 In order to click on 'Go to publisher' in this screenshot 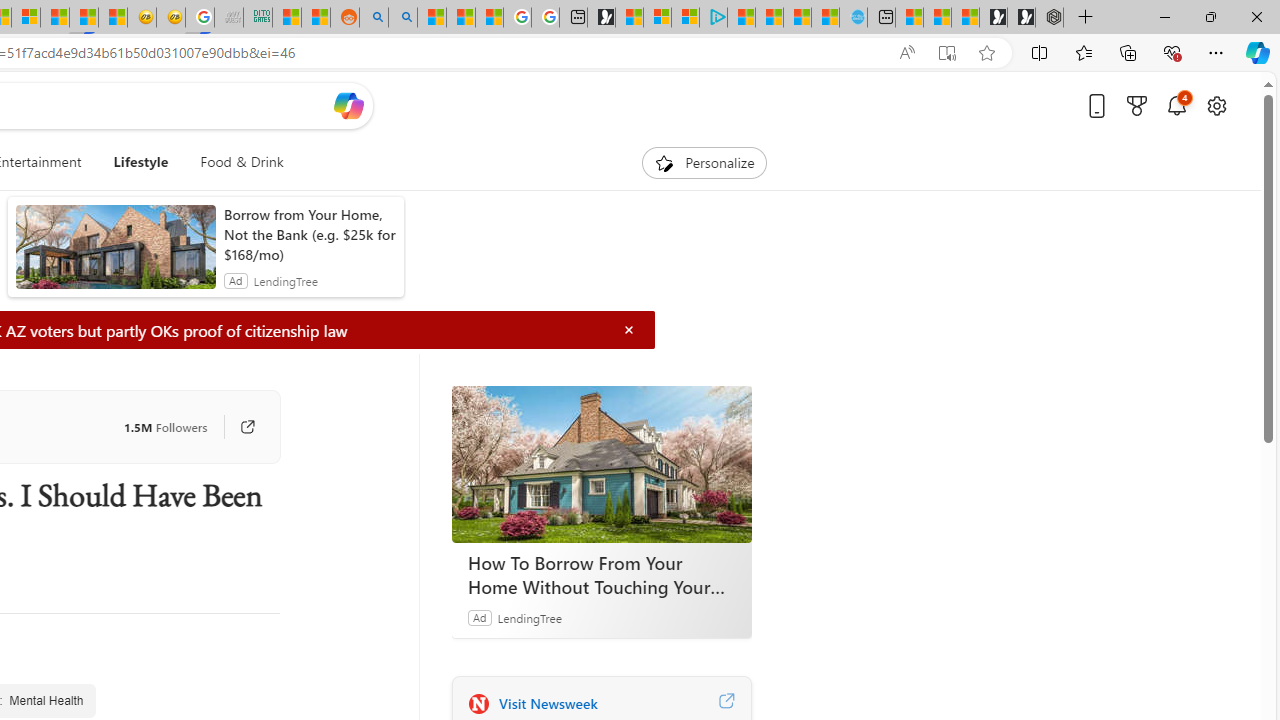, I will do `click(237, 425)`.